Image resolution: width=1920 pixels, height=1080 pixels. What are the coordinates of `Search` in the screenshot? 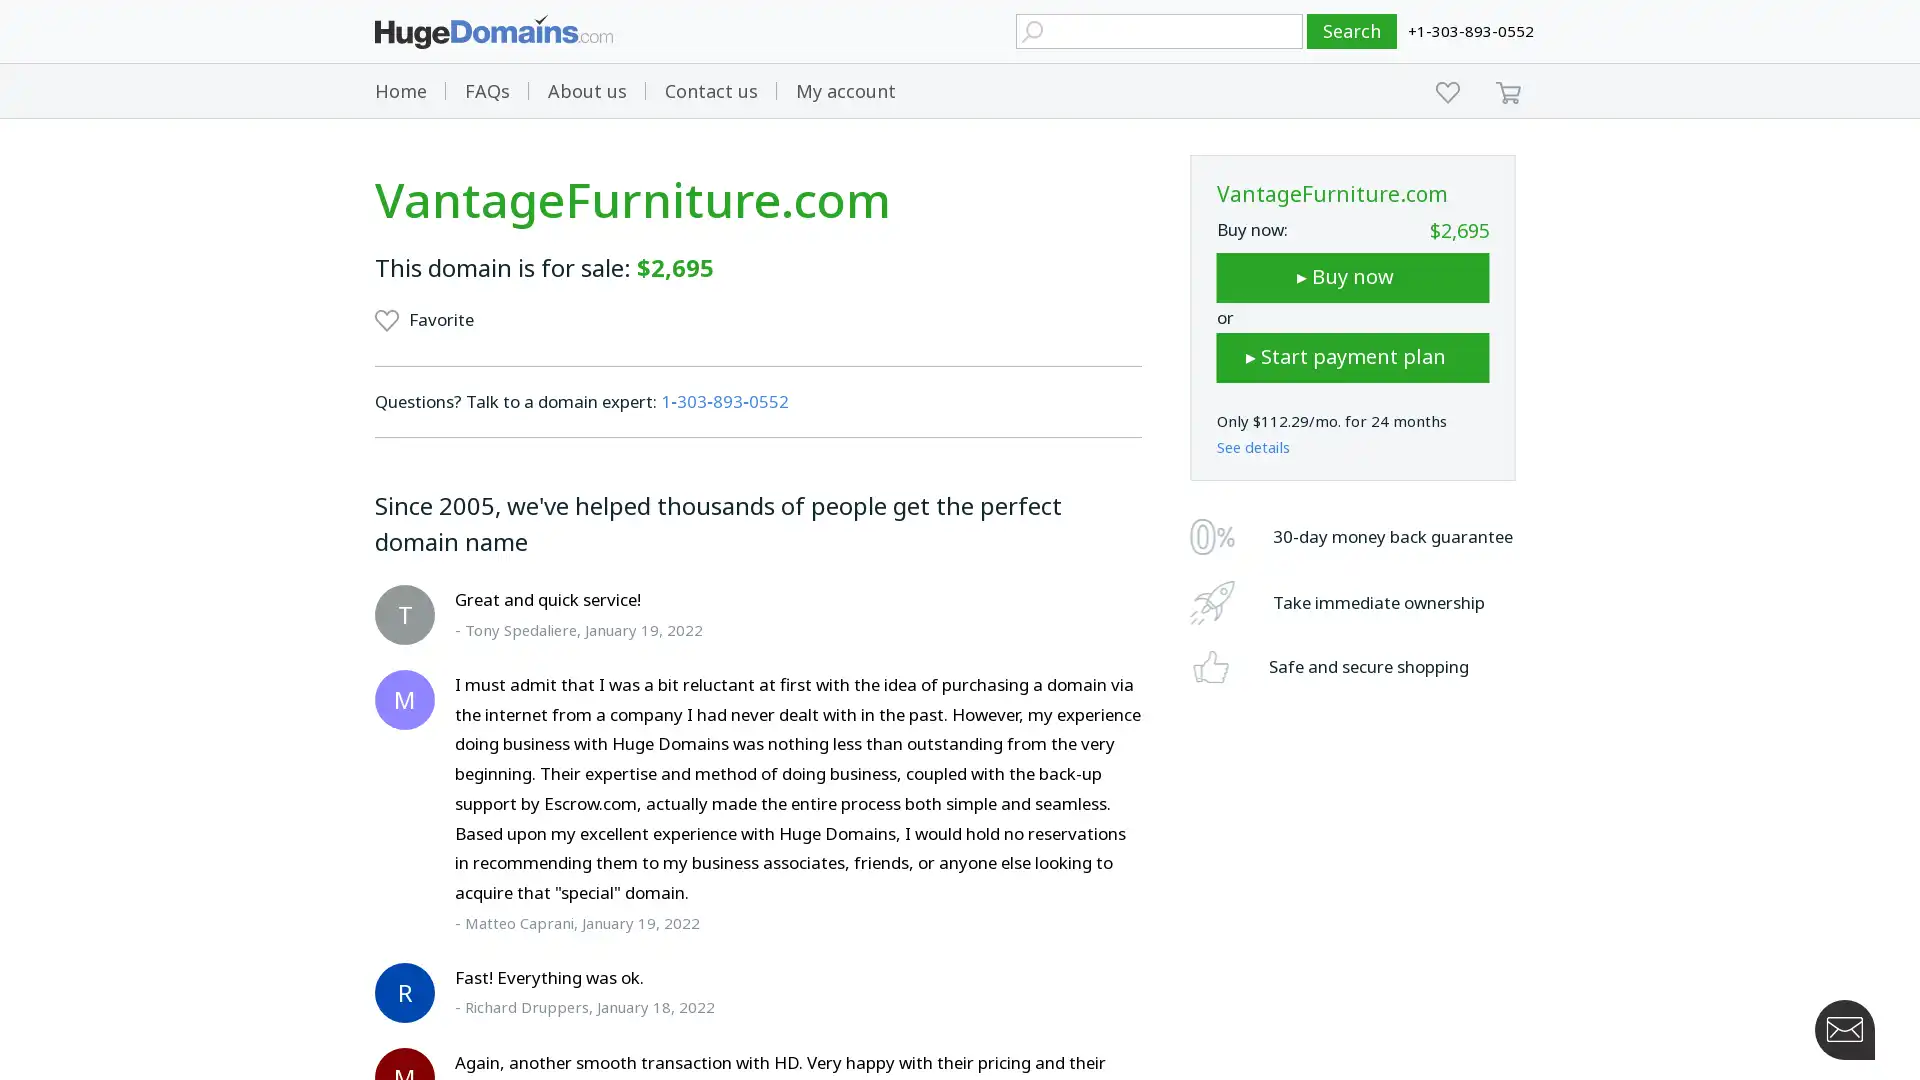 It's located at (1352, 31).